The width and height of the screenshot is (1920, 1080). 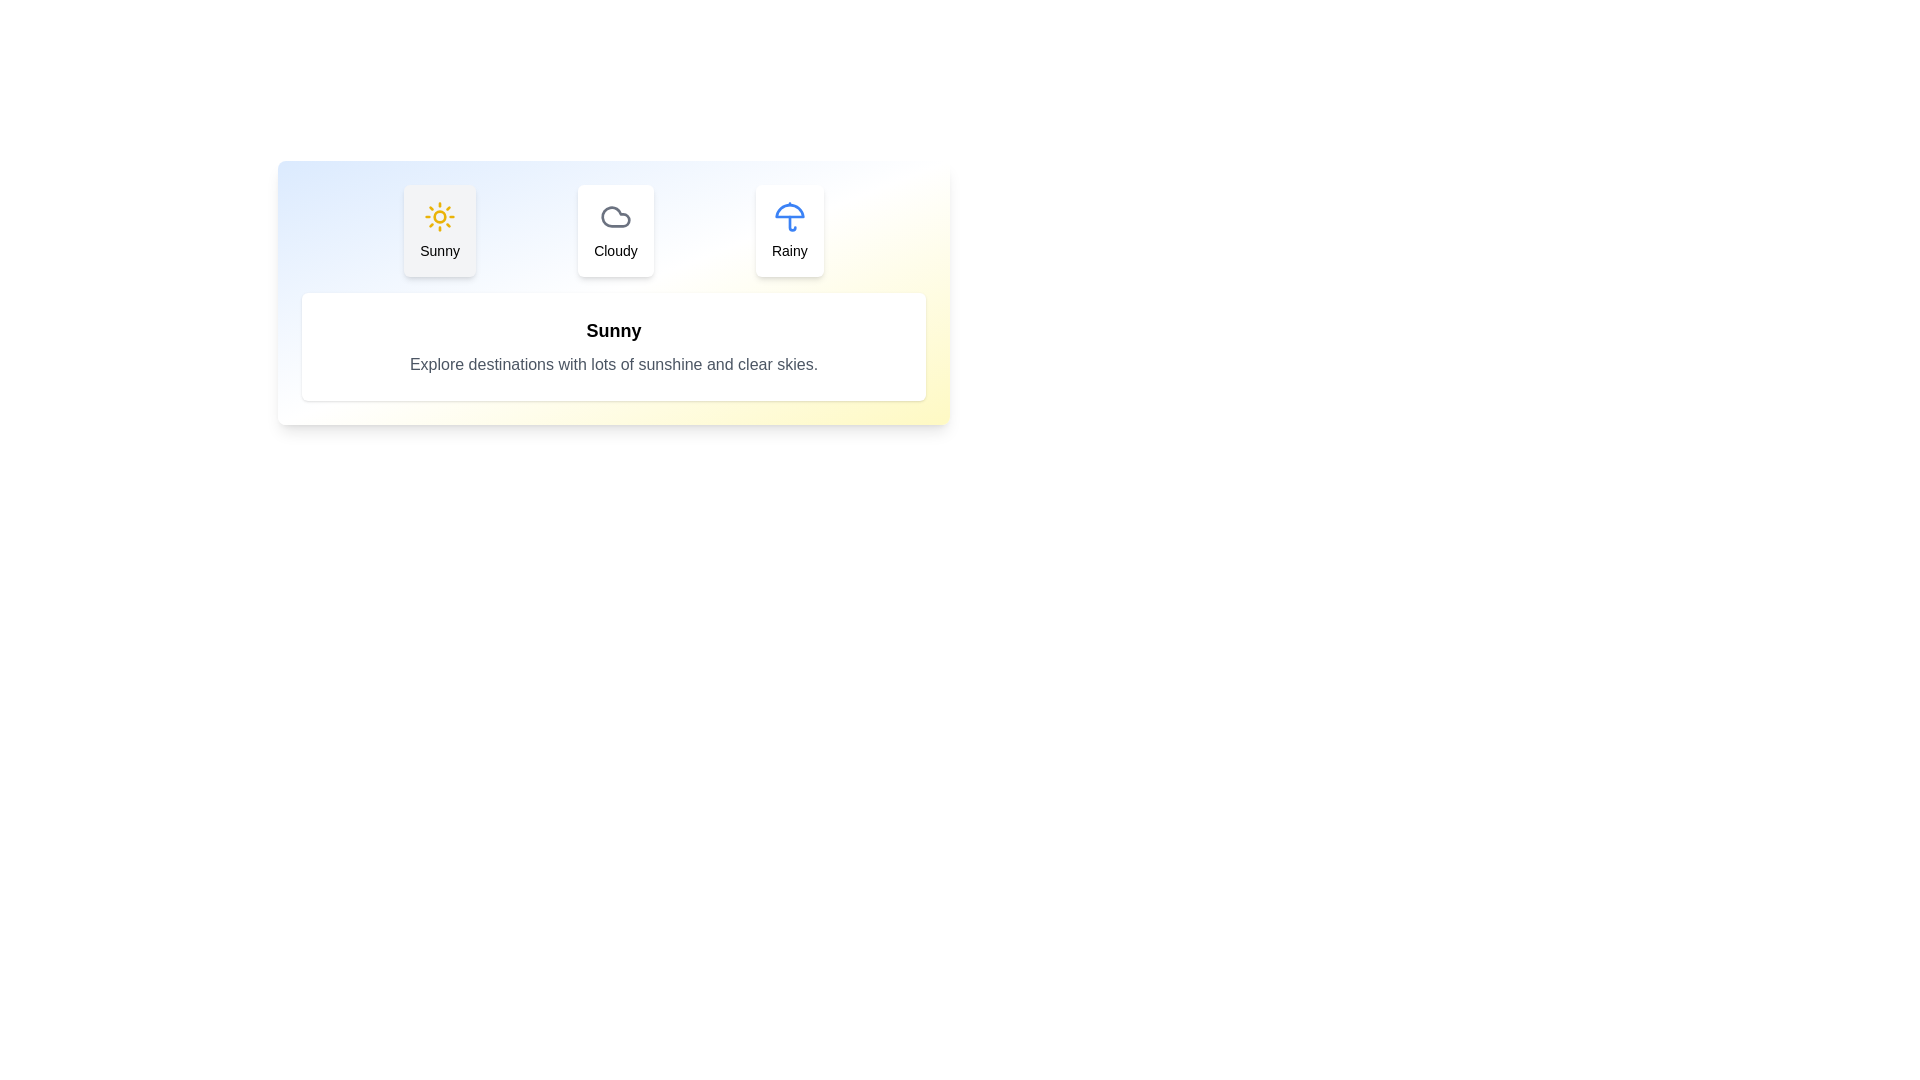 What do you see at coordinates (614, 230) in the screenshot?
I see `the Cloudy button to view its details` at bounding box center [614, 230].